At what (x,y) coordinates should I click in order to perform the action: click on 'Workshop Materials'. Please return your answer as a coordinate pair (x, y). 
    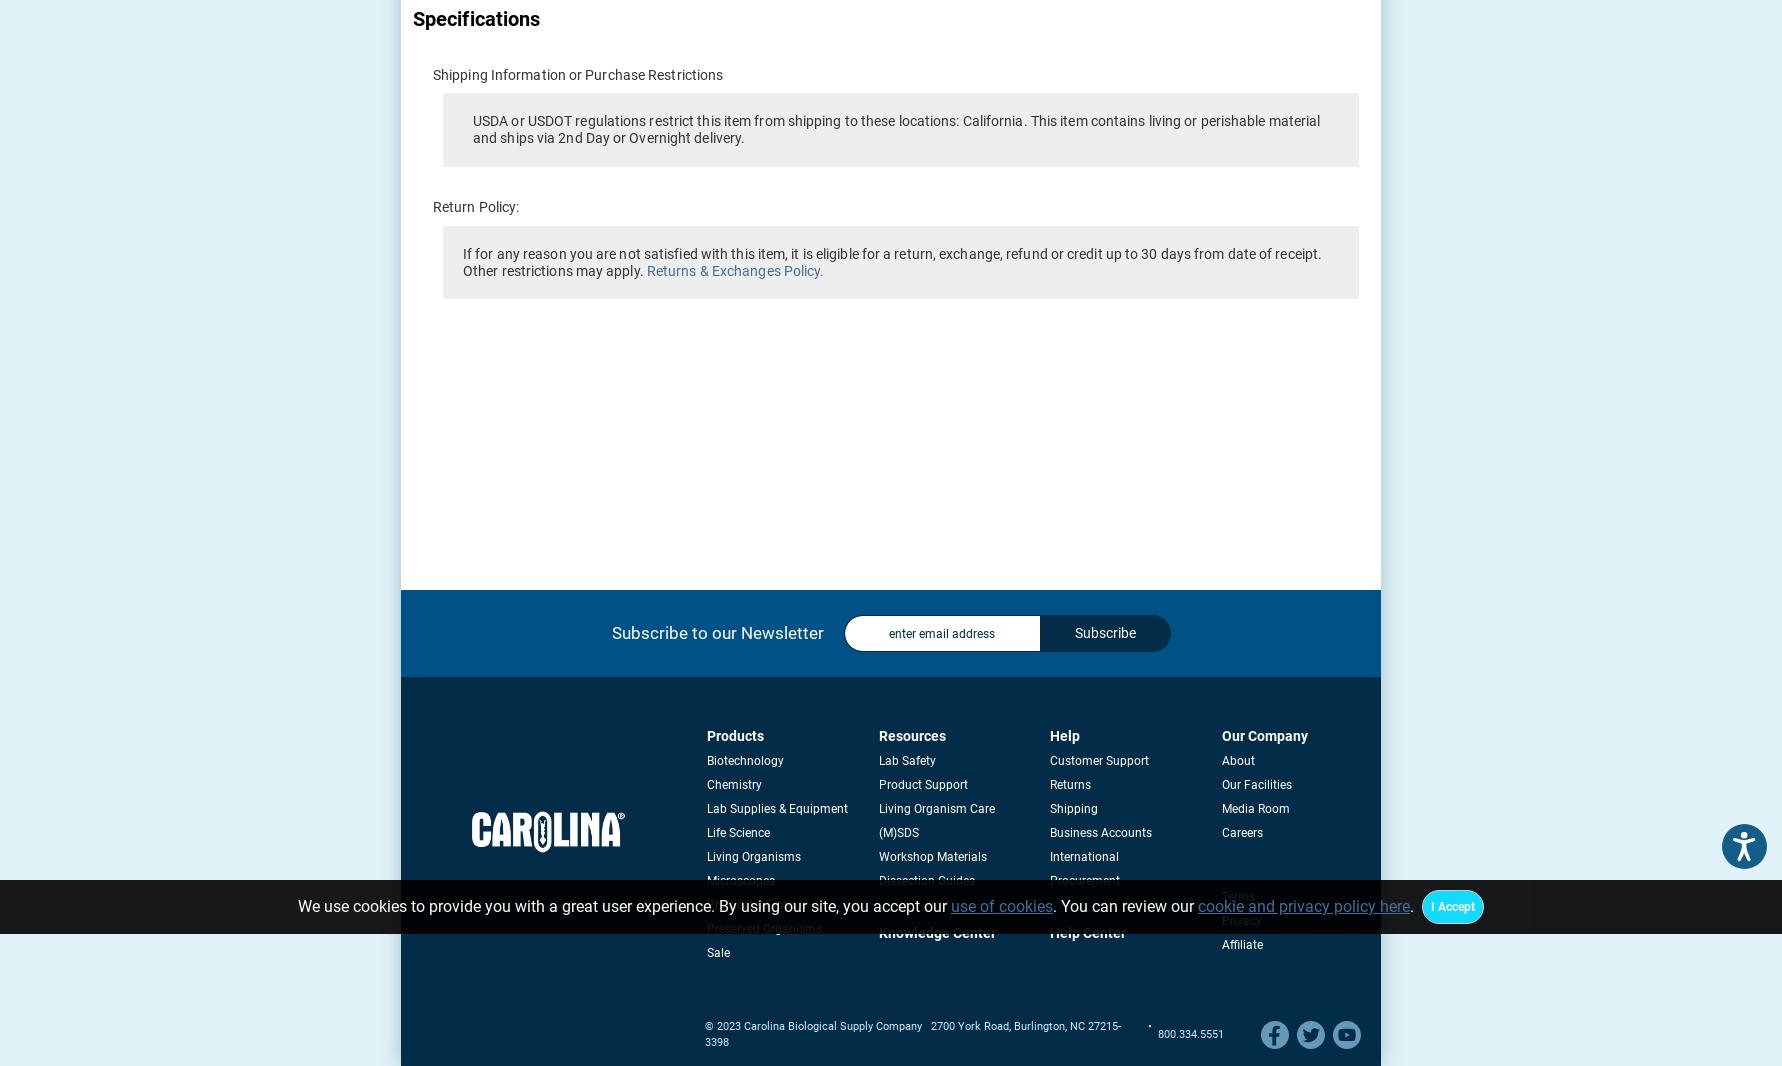
    Looking at the image, I should click on (931, 856).